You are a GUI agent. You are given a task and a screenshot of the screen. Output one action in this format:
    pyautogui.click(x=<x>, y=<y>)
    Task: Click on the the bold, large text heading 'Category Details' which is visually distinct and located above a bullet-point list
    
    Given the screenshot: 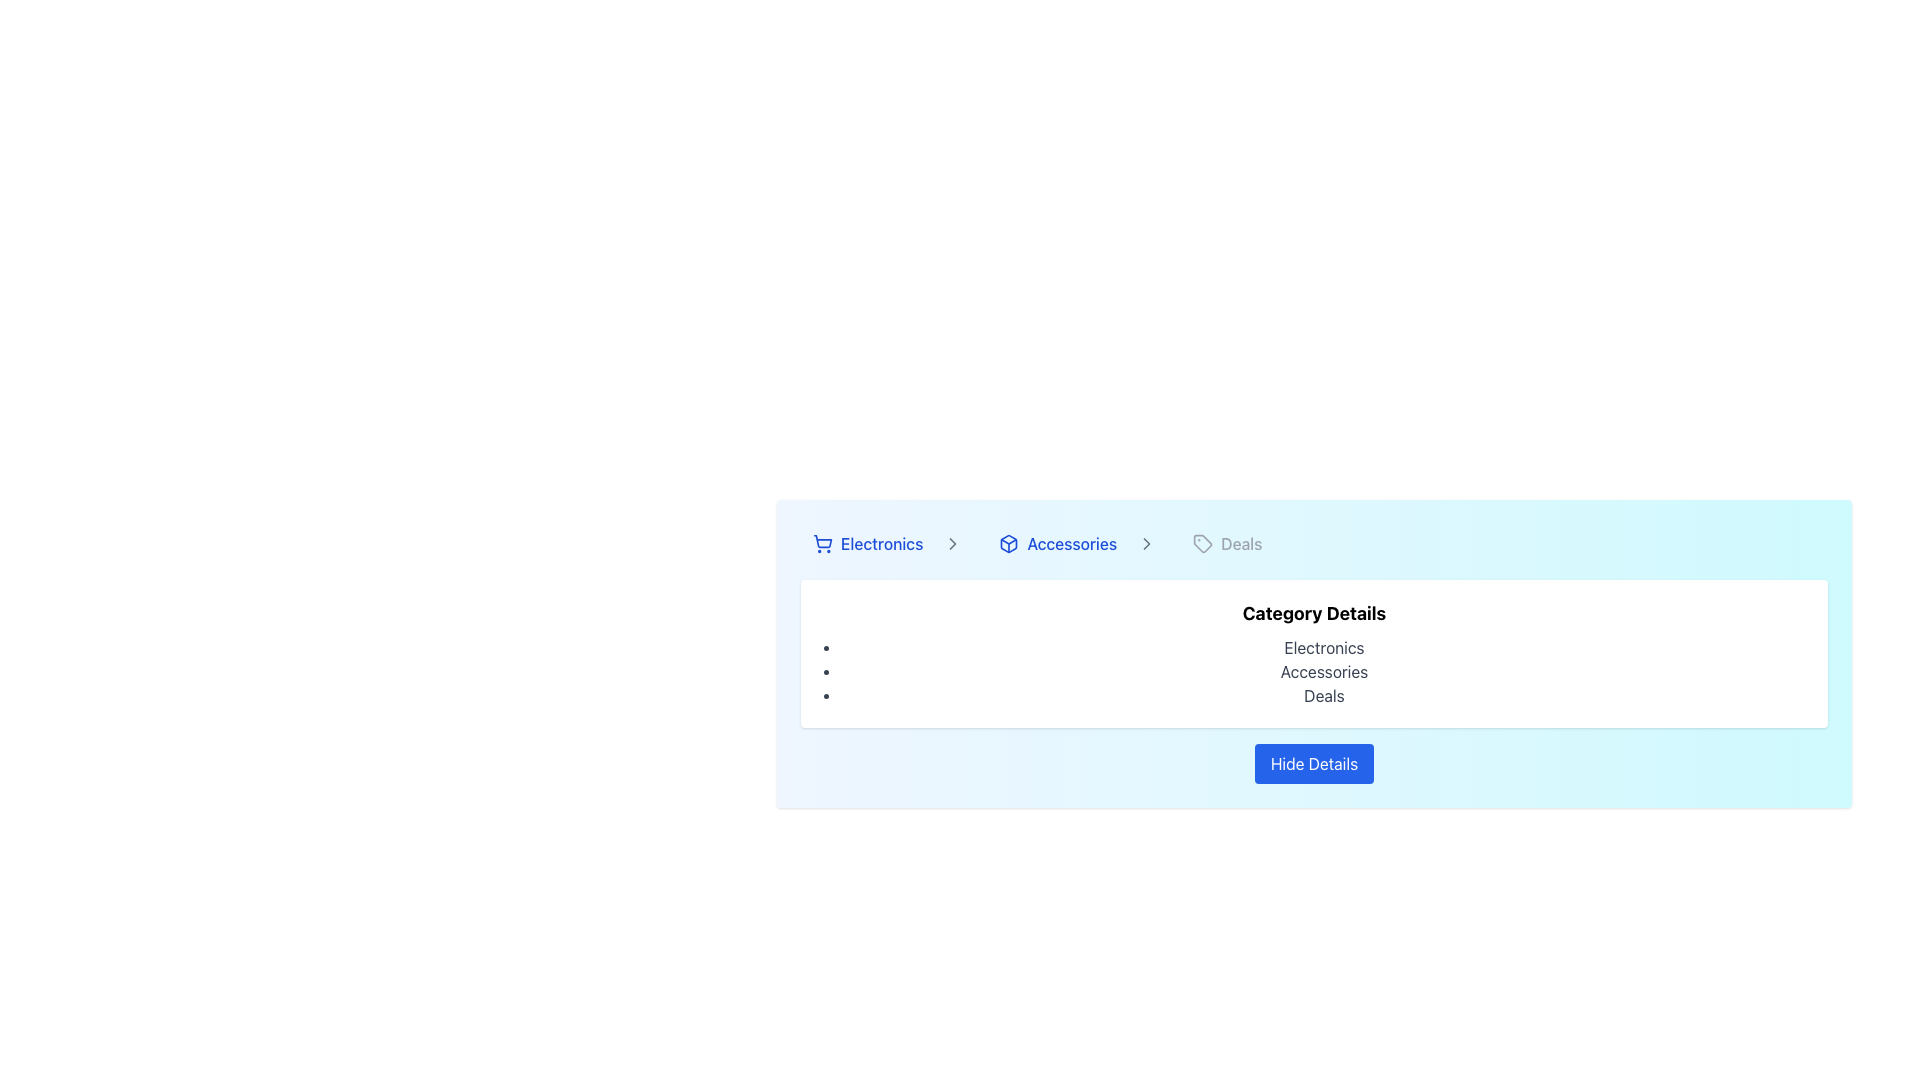 What is the action you would take?
    pyautogui.click(x=1314, y=612)
    